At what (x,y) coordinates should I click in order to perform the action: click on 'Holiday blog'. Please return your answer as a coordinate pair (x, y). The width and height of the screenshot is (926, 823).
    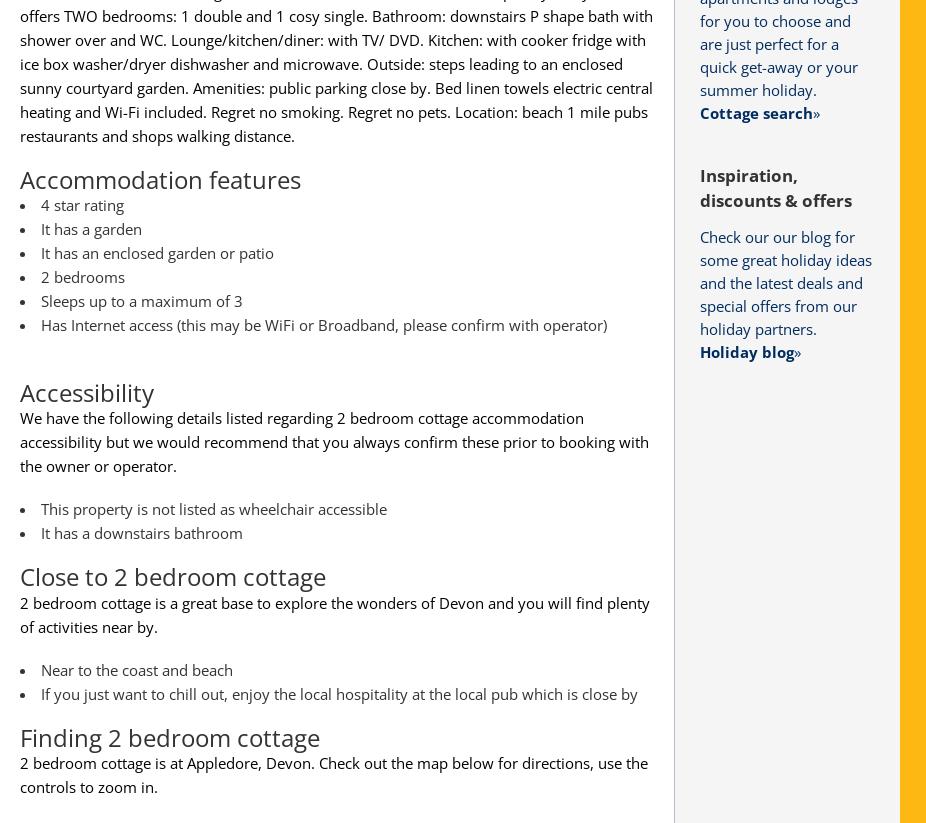
    Looking at the image, I should click on (747, 351).